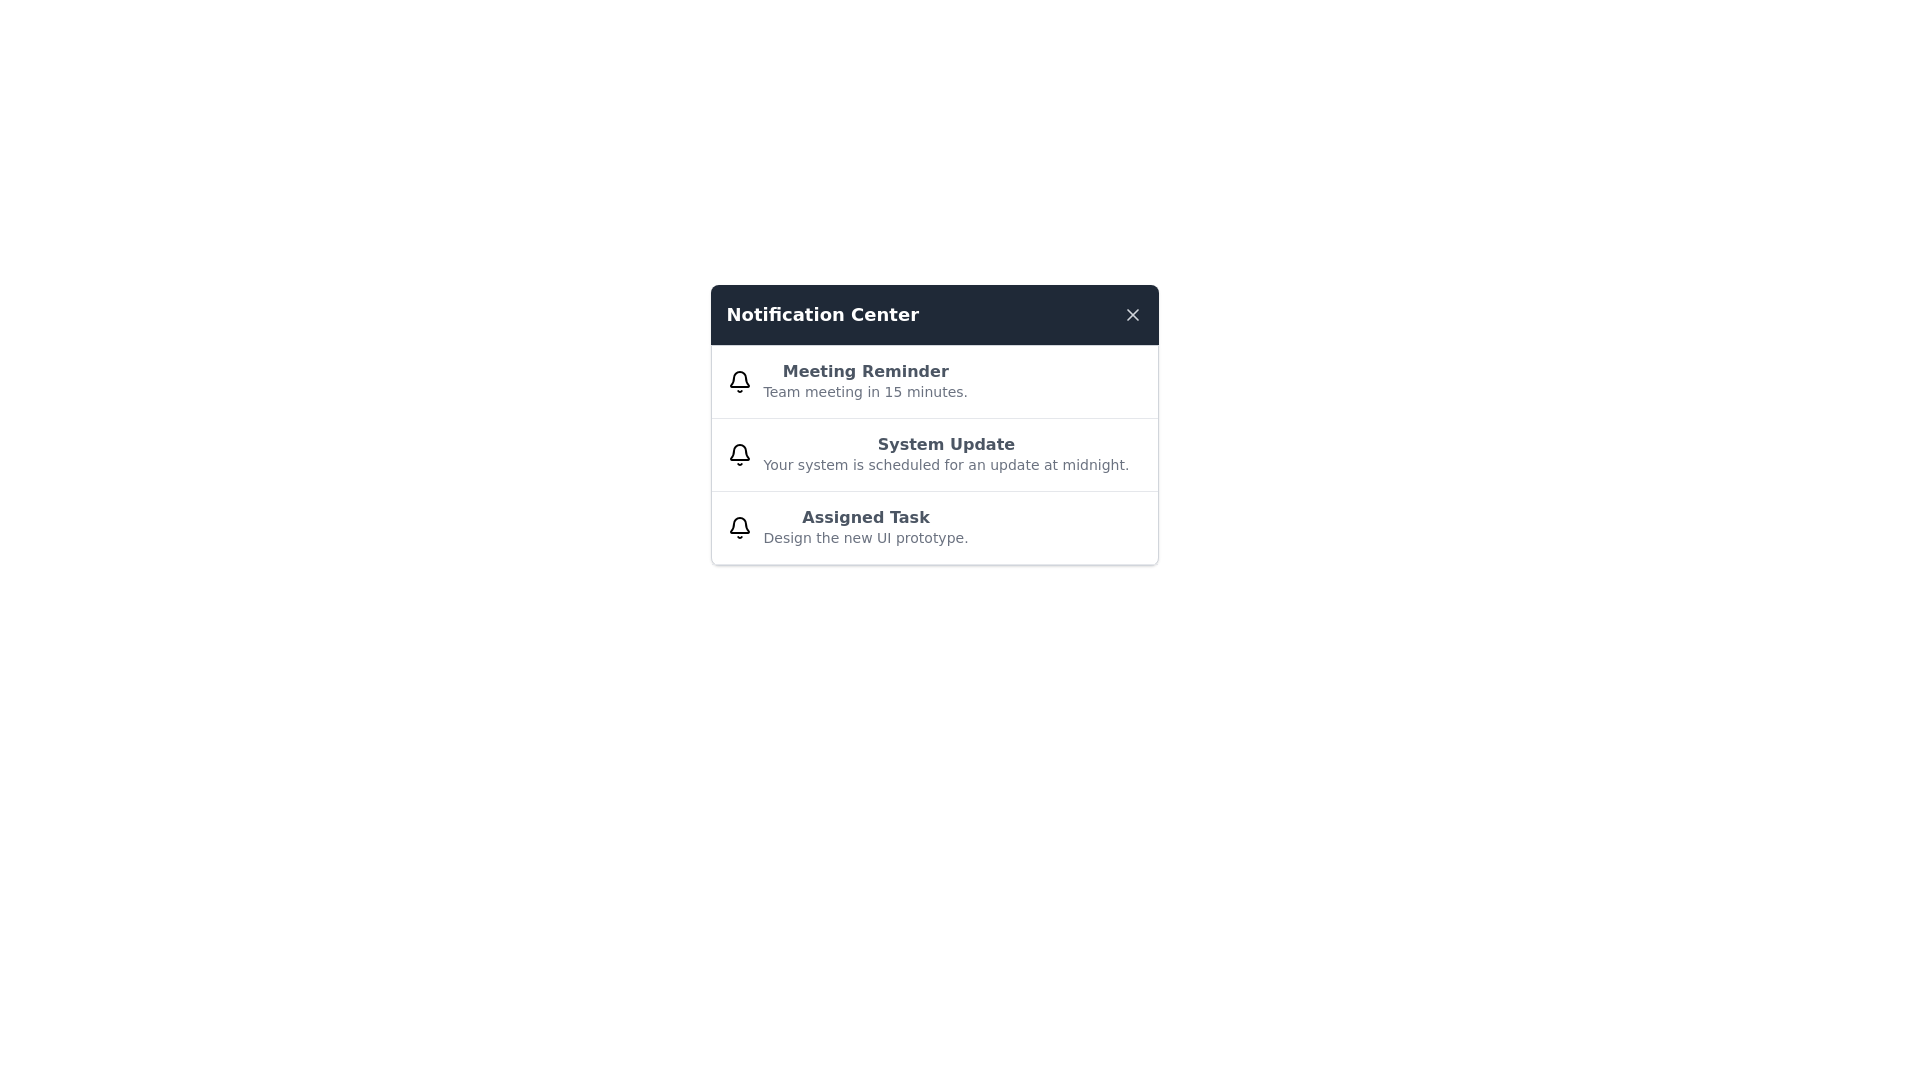 The height and width of the screenshot is (1080, 1920). What do you see at coordinates (738, 524) in the screenshot?
I see `the upper part of the bell icon, which is a vector graphic component contributing to its outline and shape` at bounding box center [738, 524].